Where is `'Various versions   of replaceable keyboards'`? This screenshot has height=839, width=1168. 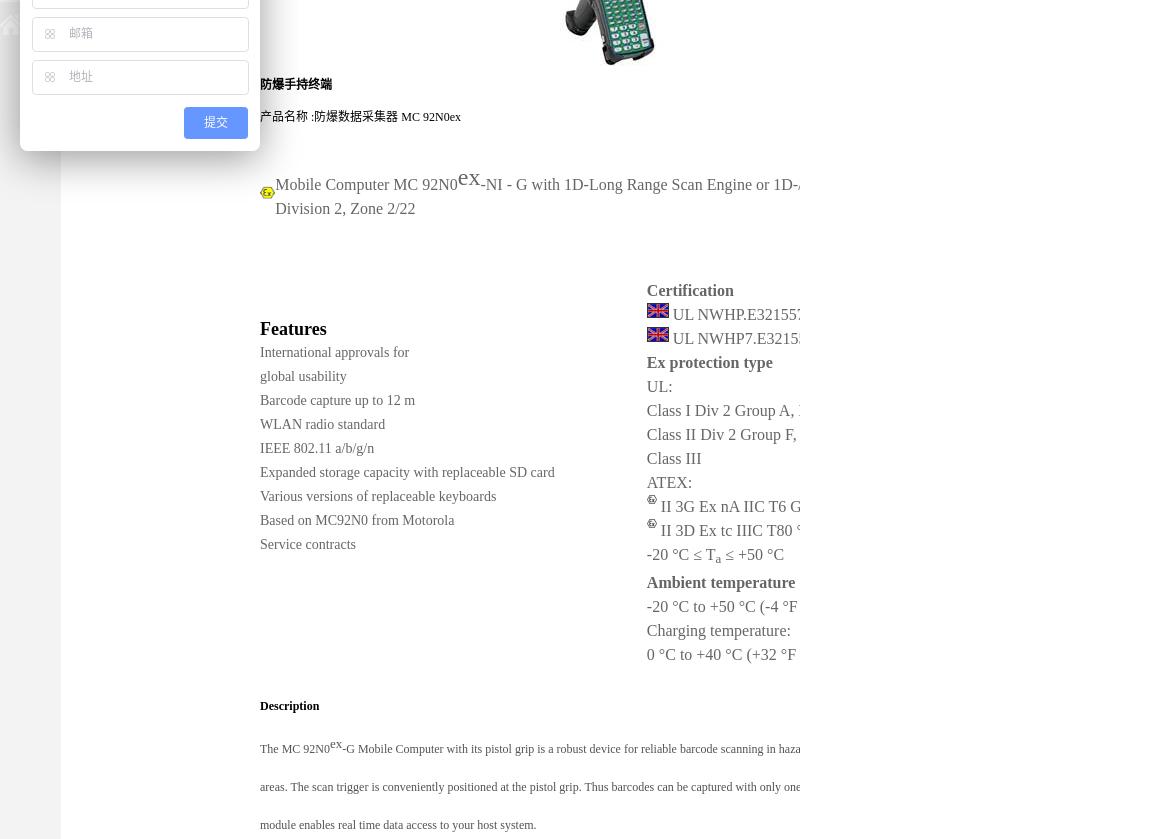 'Various versions   of replaceable keyboards' is located at coordinates (376, 494).